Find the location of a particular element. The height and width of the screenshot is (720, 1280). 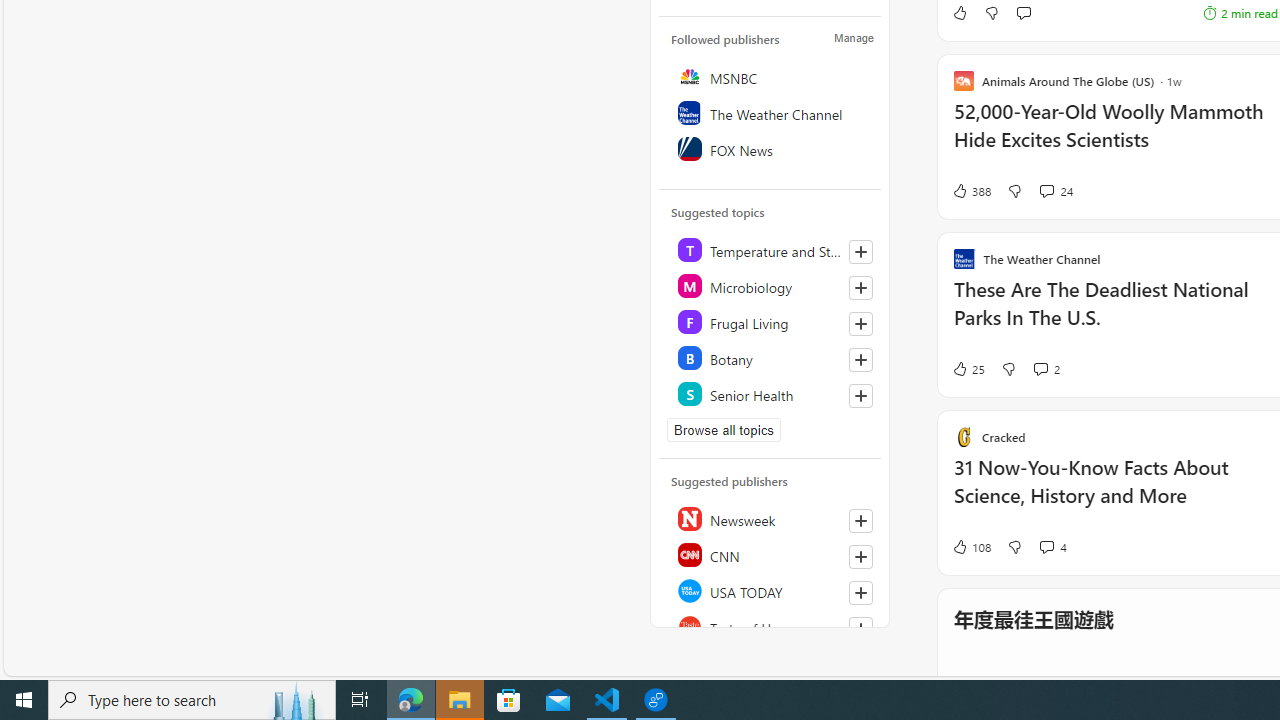

'Follow this source' is located at coordinates (860, 627).